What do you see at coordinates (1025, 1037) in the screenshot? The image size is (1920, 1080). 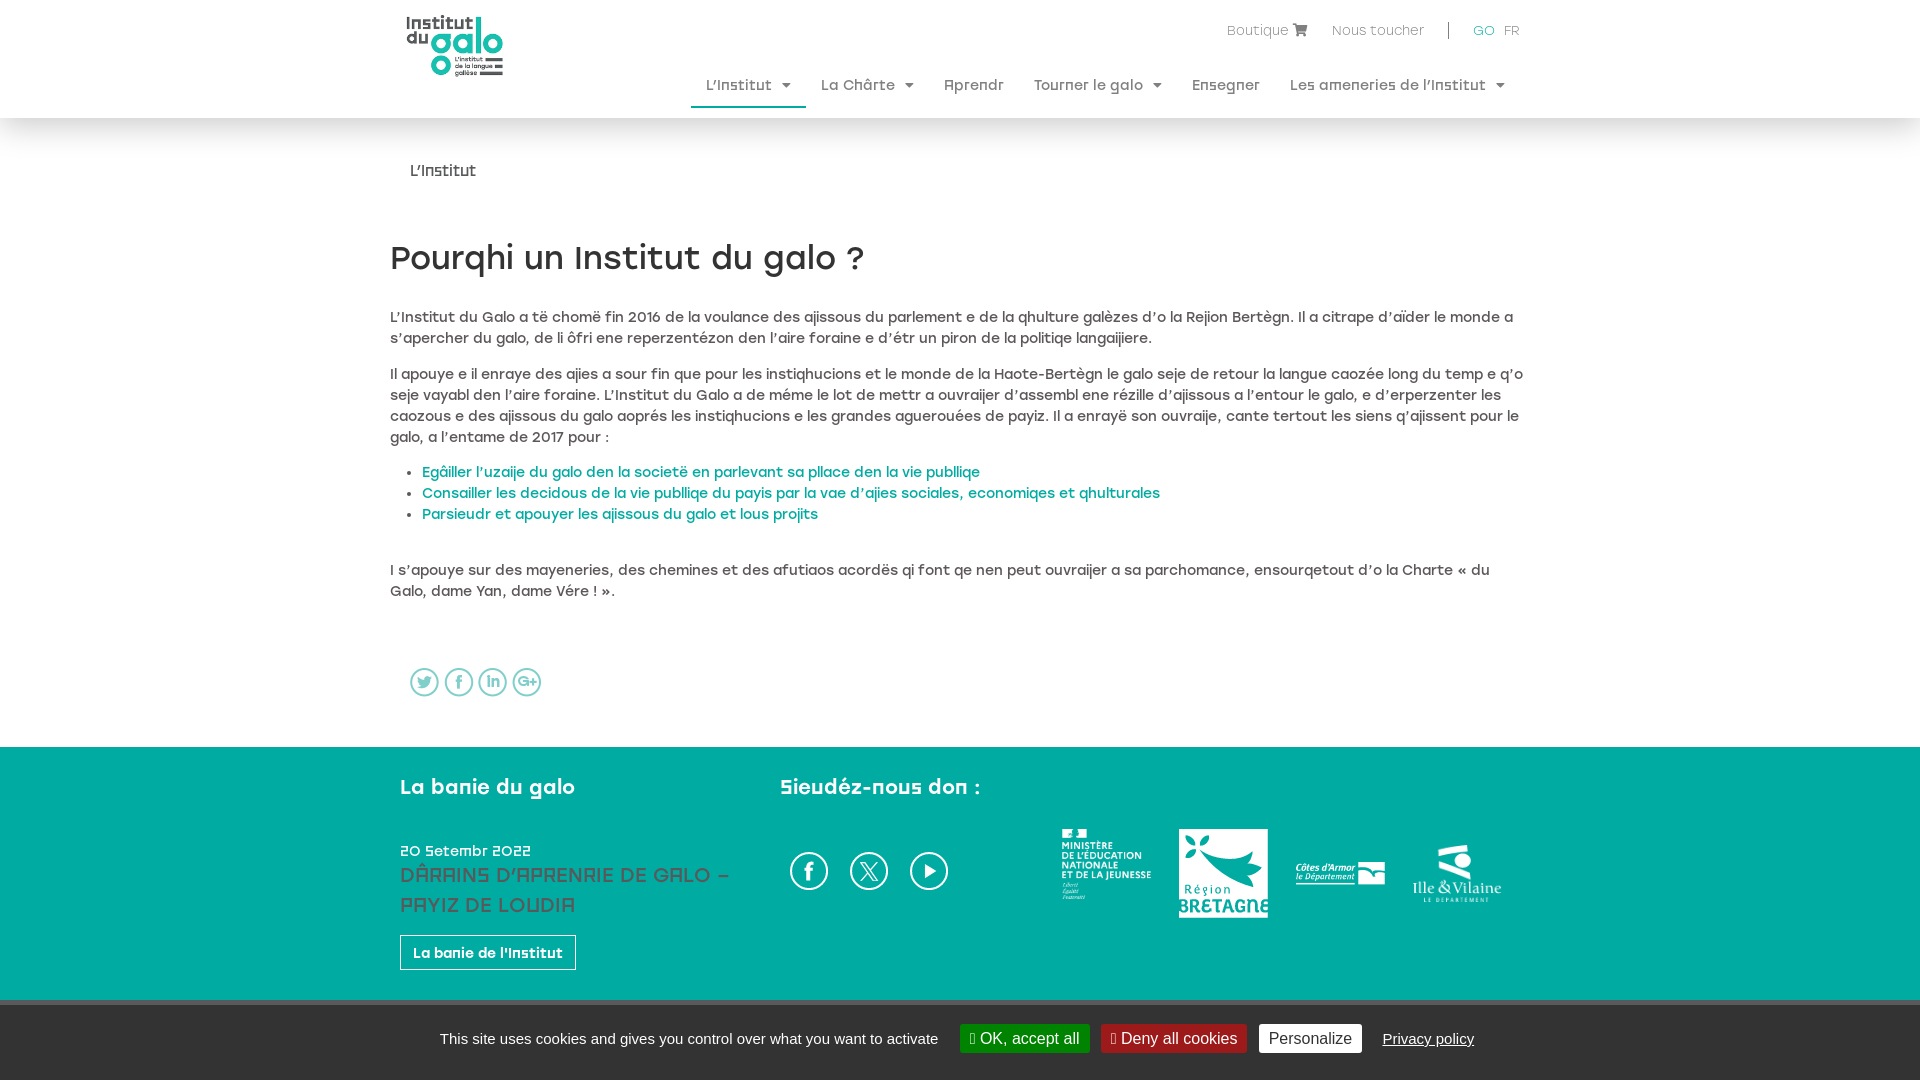 I see `'OK, accept all'` at bounding box center [1025, 1037].